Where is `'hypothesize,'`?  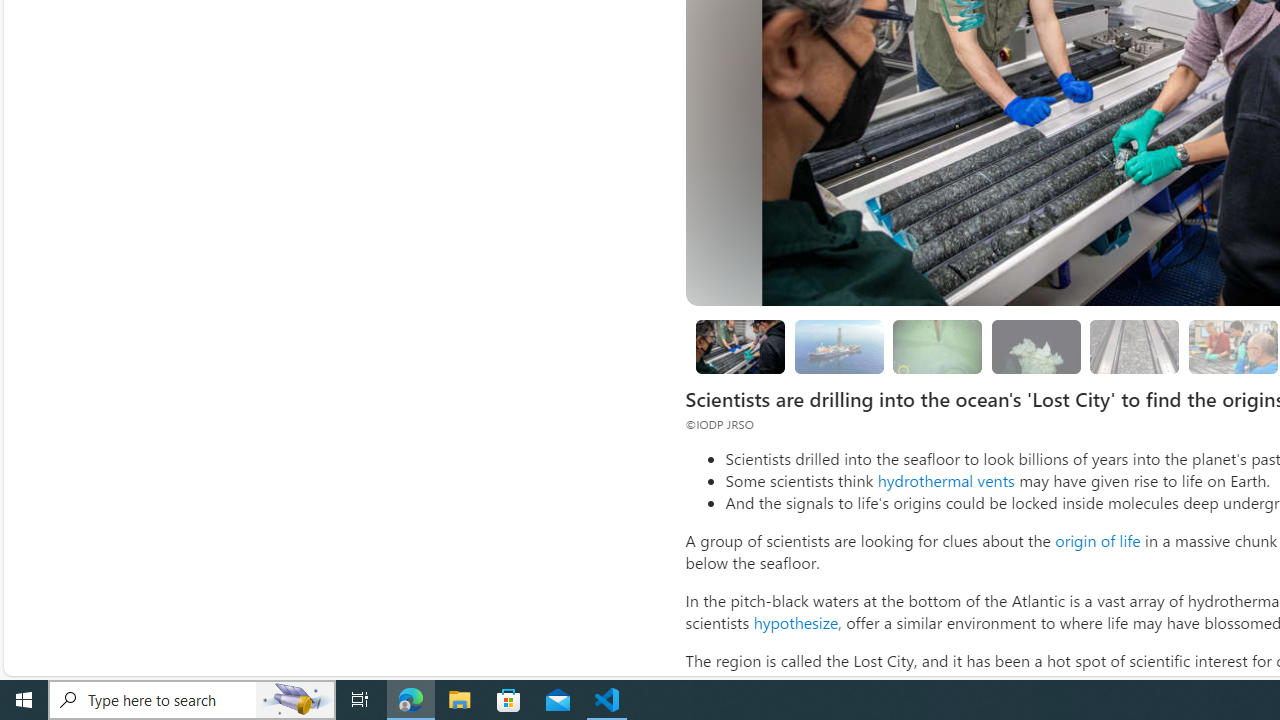
'hypothesize,' is located at coordinates (796, 621).